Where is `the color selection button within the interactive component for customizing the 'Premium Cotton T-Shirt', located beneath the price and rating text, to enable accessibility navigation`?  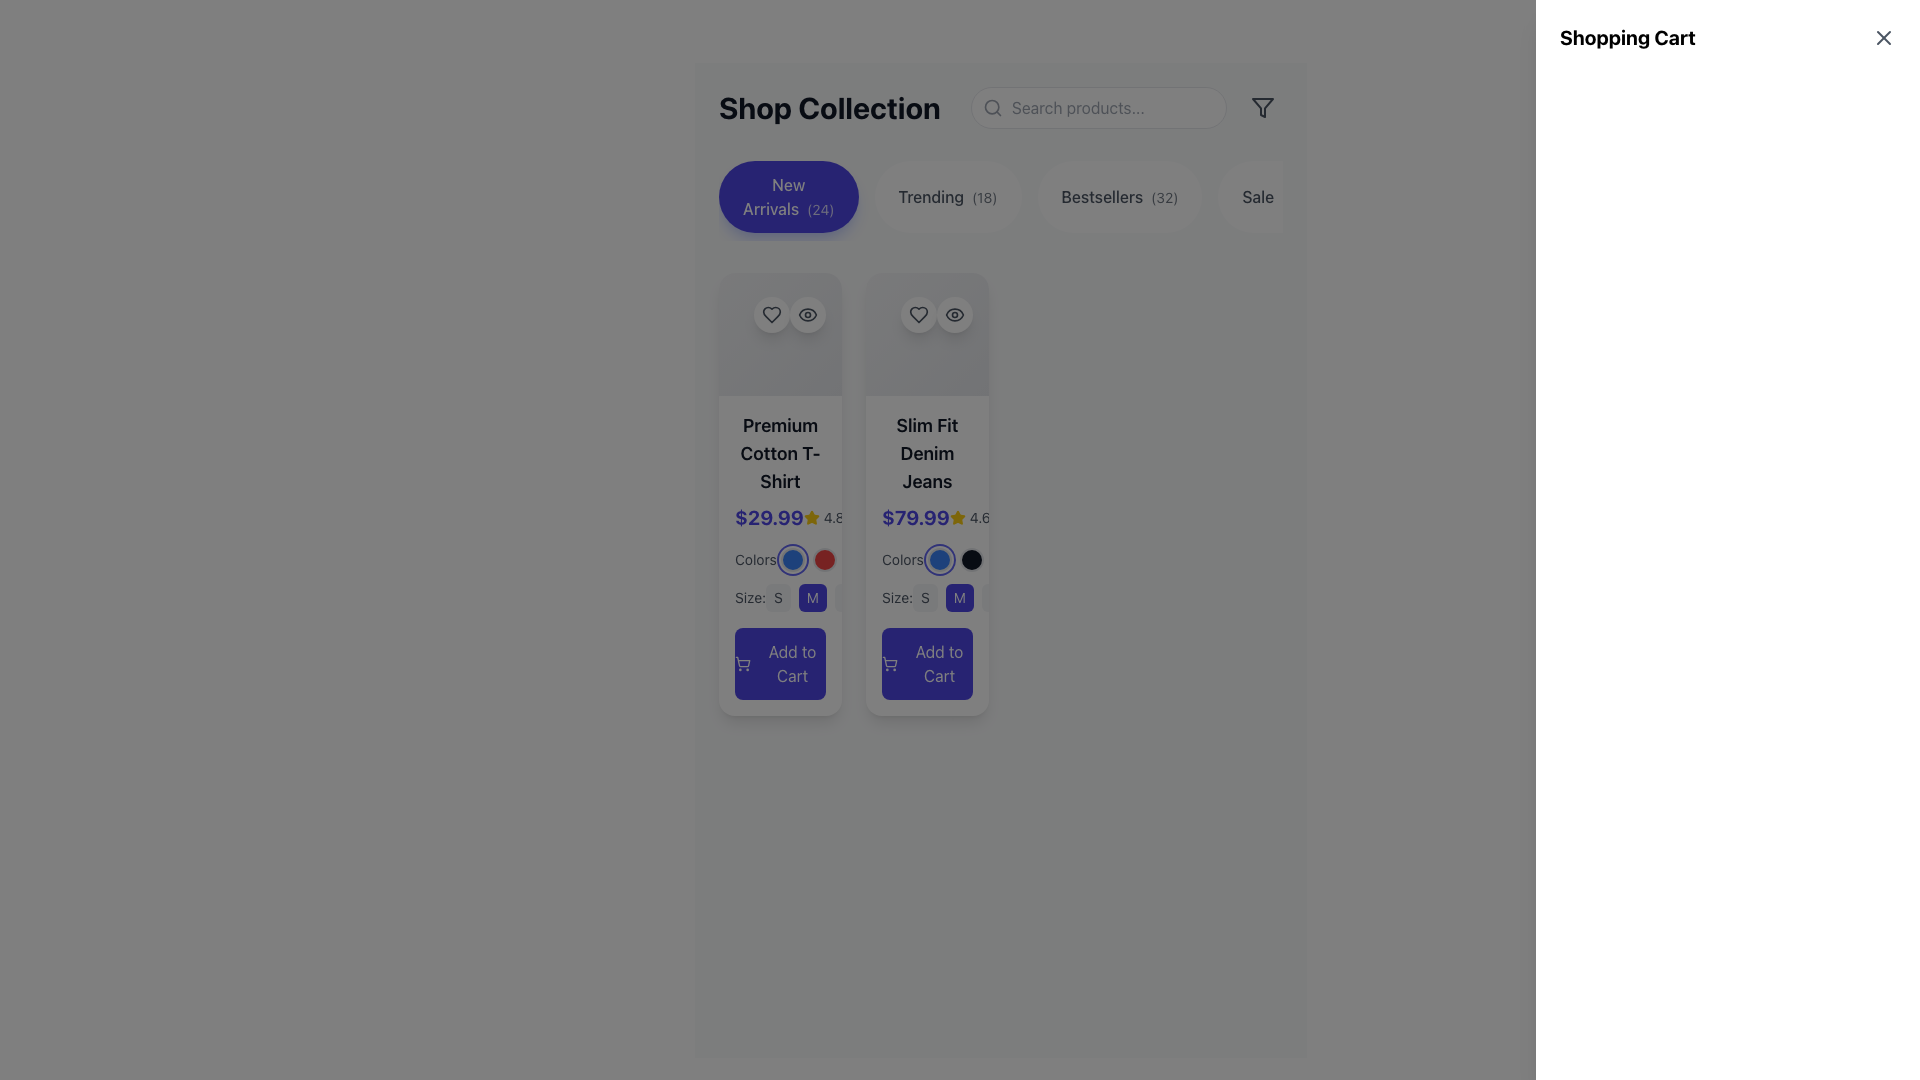 the color selection button within the interactive component for customizing the 'Premium Cotton T-Shirt', located beneath the price and rating text, to enable accessibility navigation is located at coordinates (779, 579).